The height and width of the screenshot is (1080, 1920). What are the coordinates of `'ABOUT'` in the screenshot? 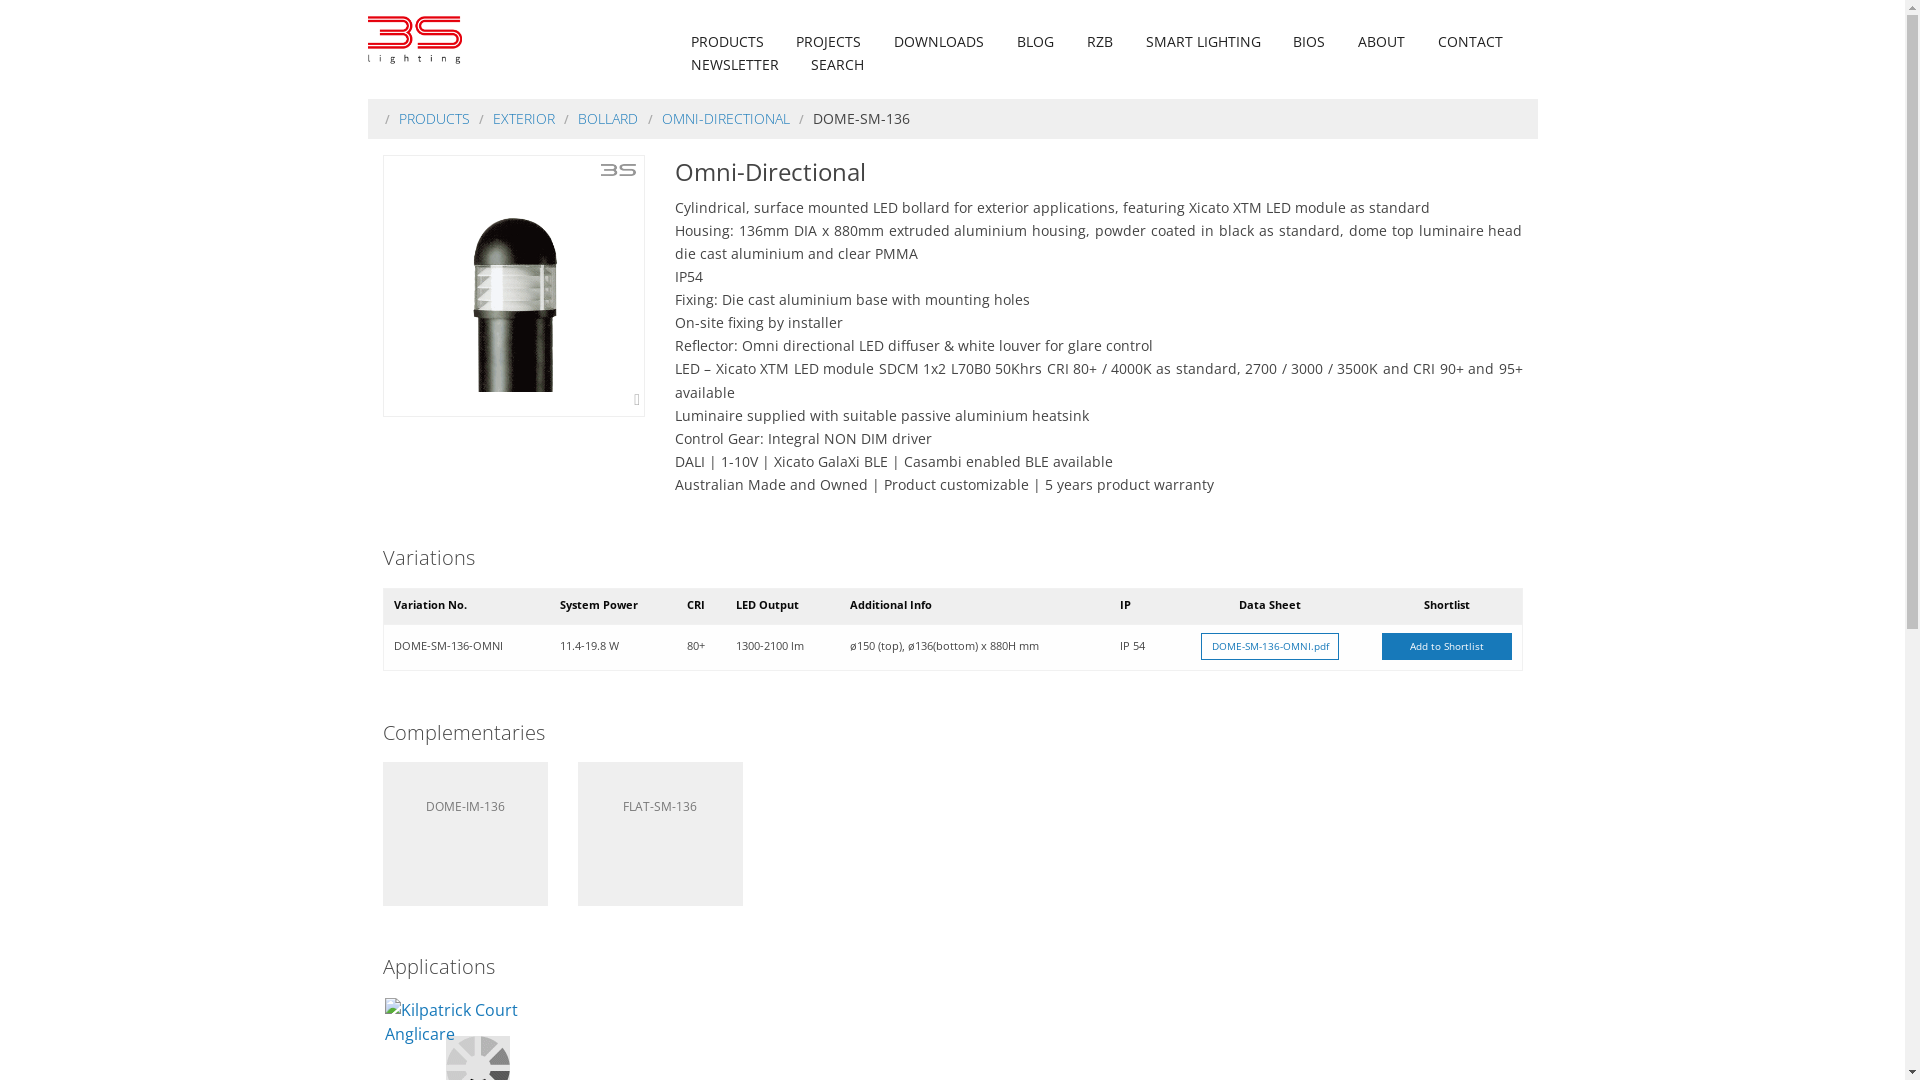 It's located at (1380, 41).